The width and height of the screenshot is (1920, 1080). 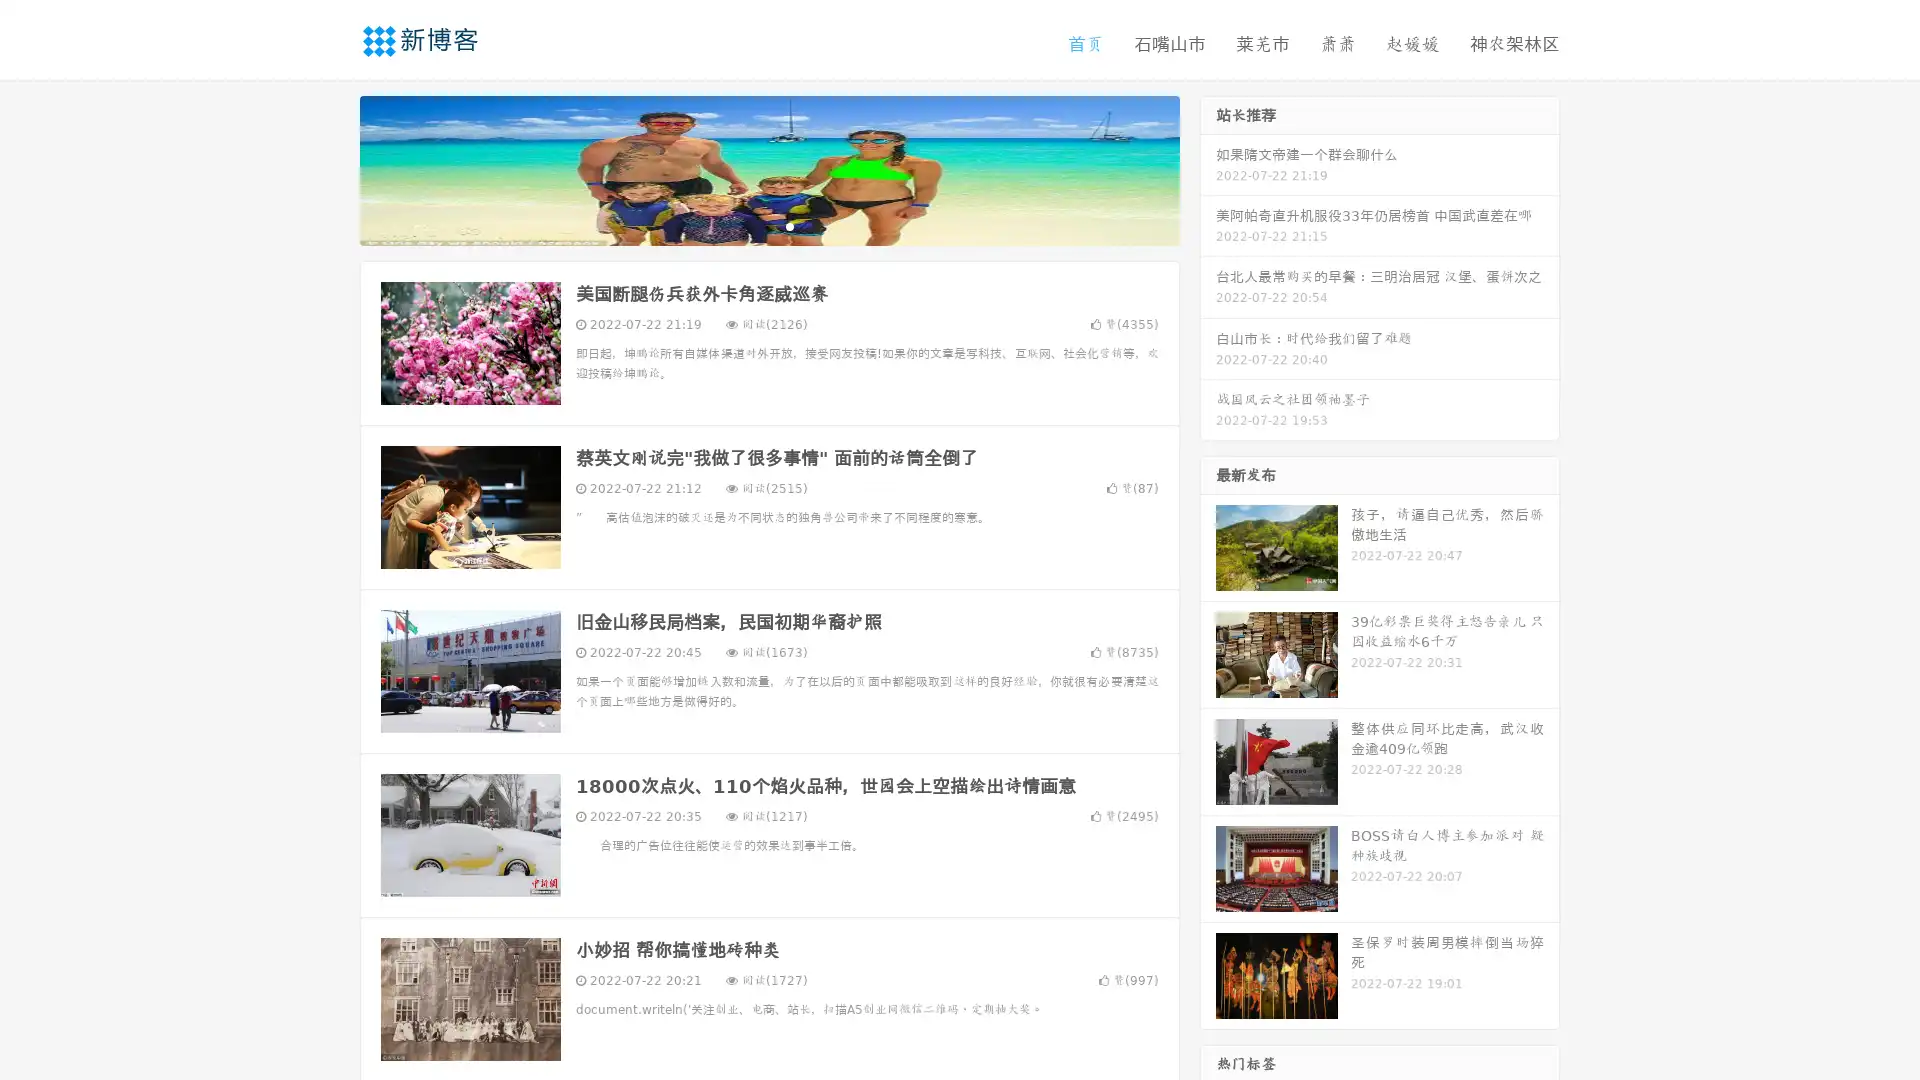 I want to click on Next slide, so click(x=1208, y=168).